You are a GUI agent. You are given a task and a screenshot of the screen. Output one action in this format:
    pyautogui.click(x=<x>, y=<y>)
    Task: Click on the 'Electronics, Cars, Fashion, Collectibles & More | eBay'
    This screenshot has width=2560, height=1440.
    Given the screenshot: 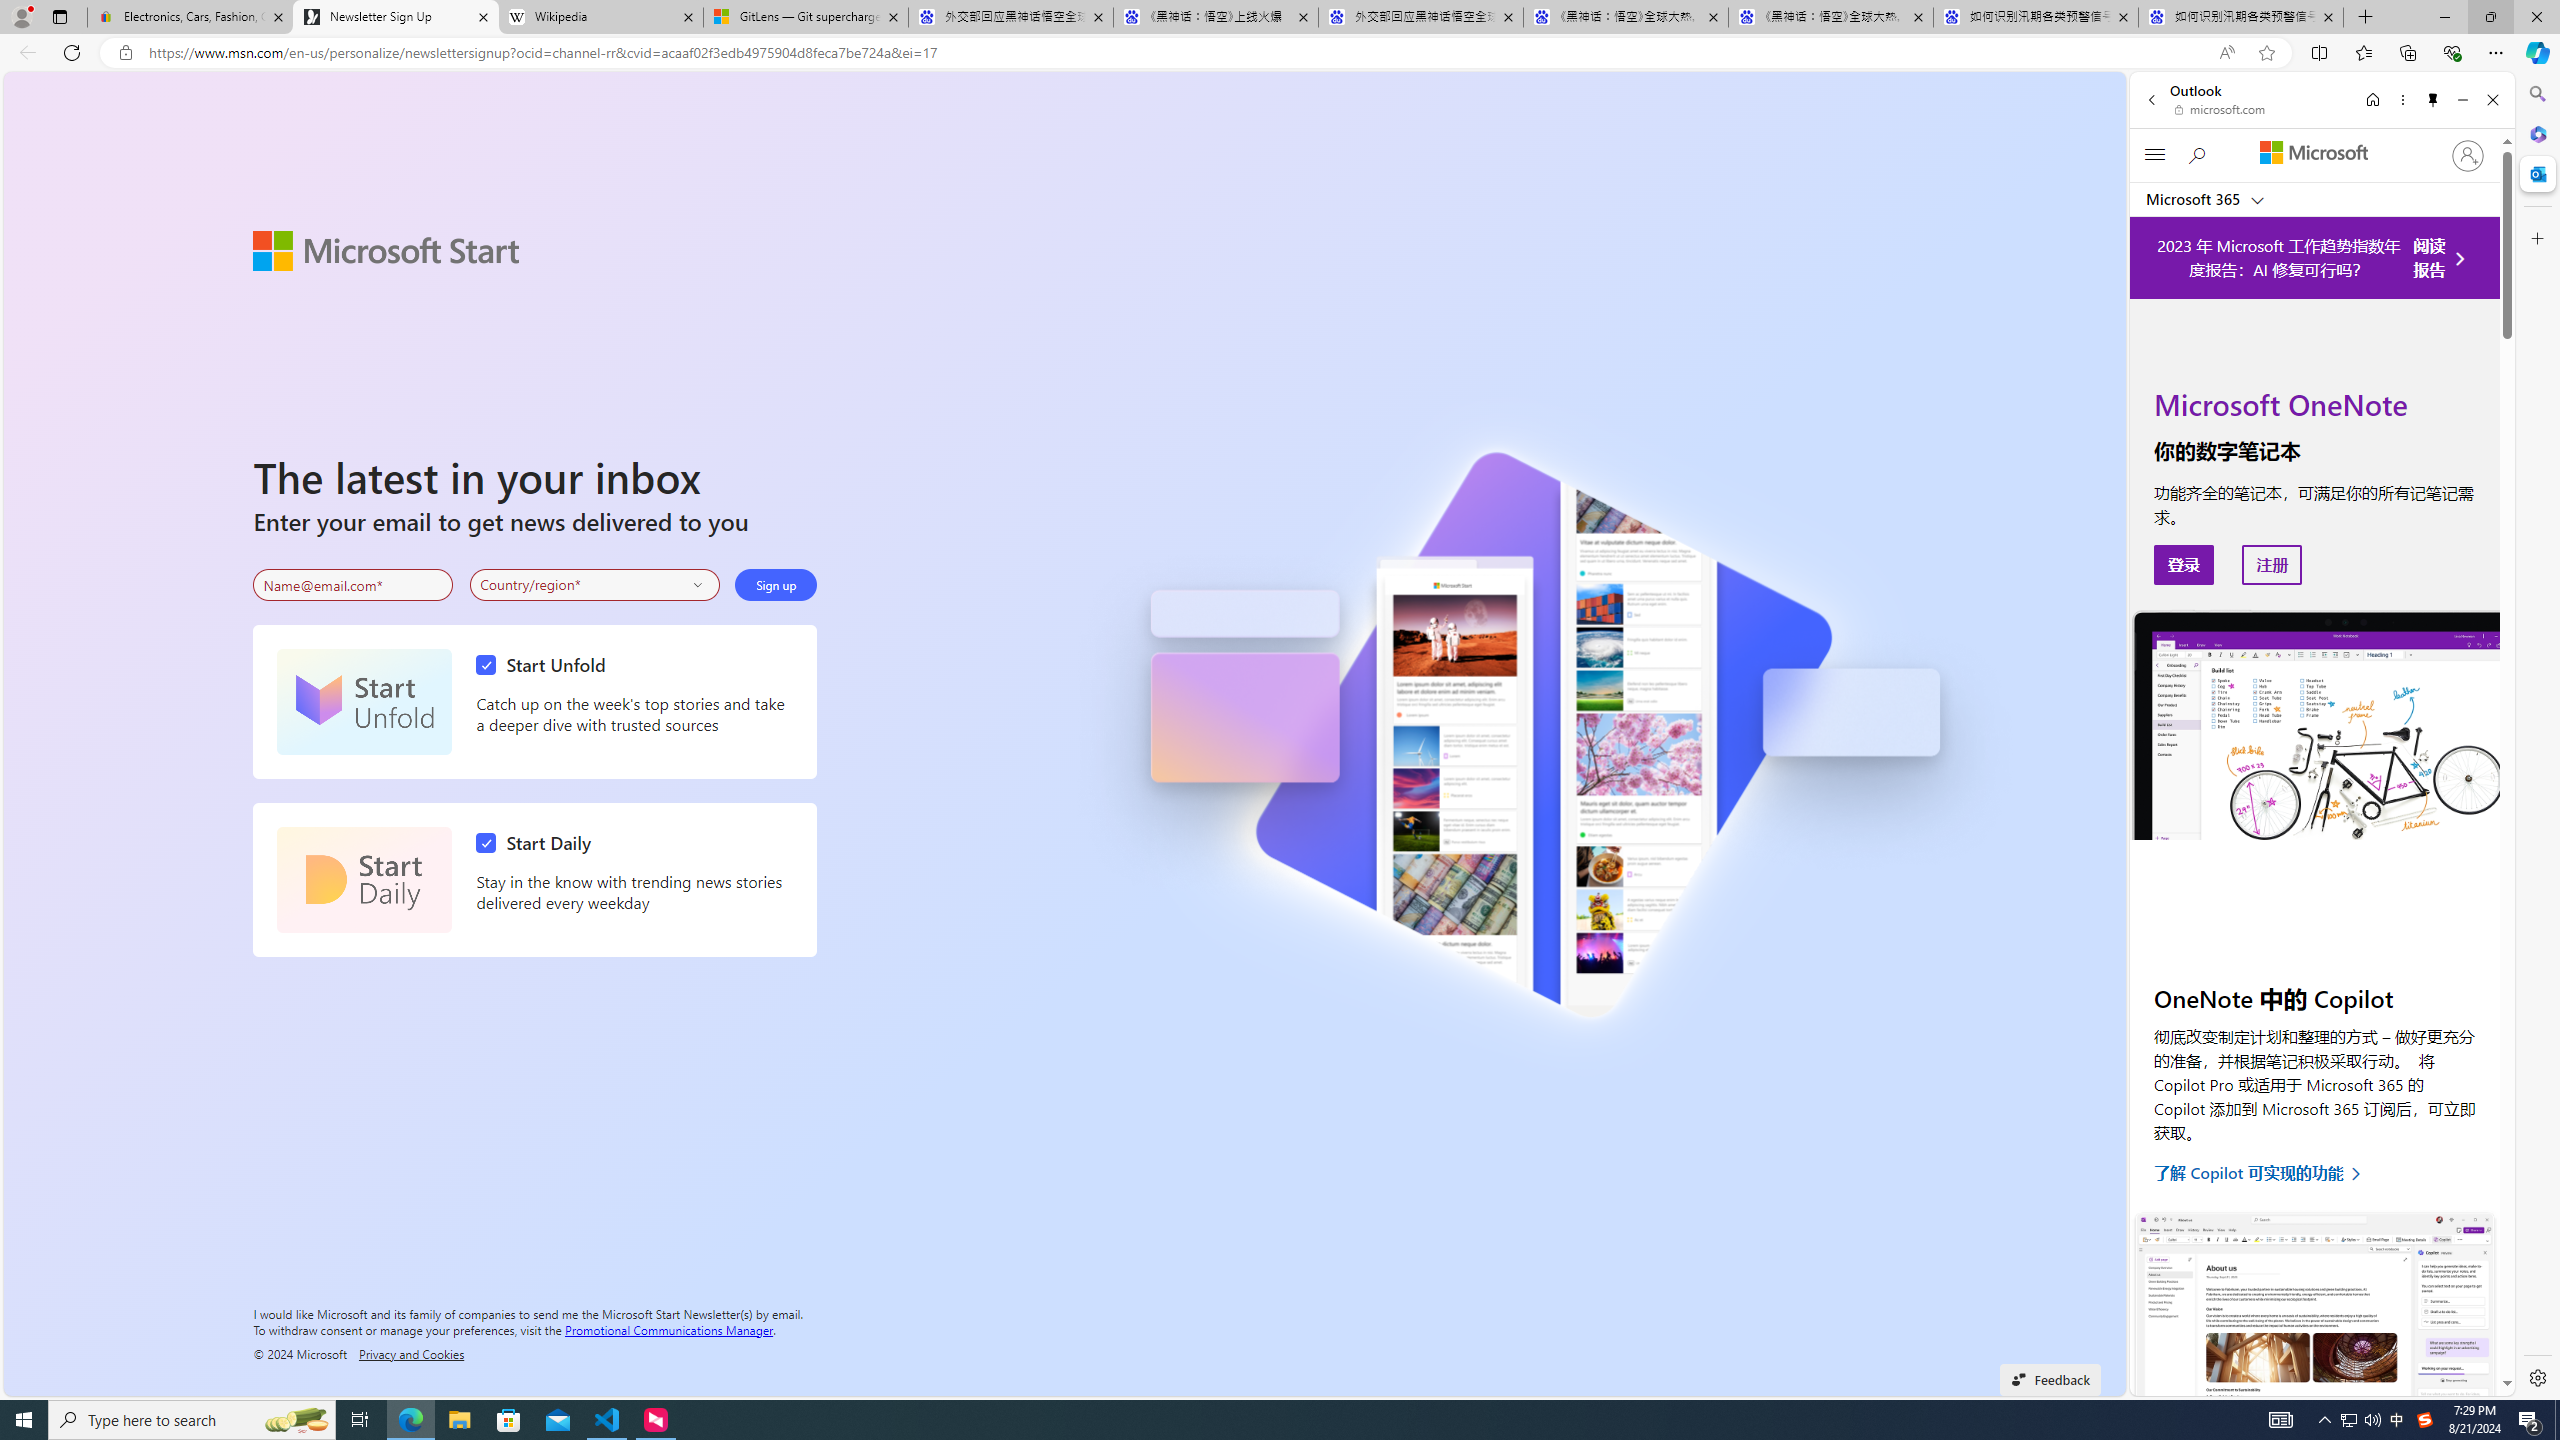 What is the action you would take?
    pyautogui.click(x=189, y=16)
    